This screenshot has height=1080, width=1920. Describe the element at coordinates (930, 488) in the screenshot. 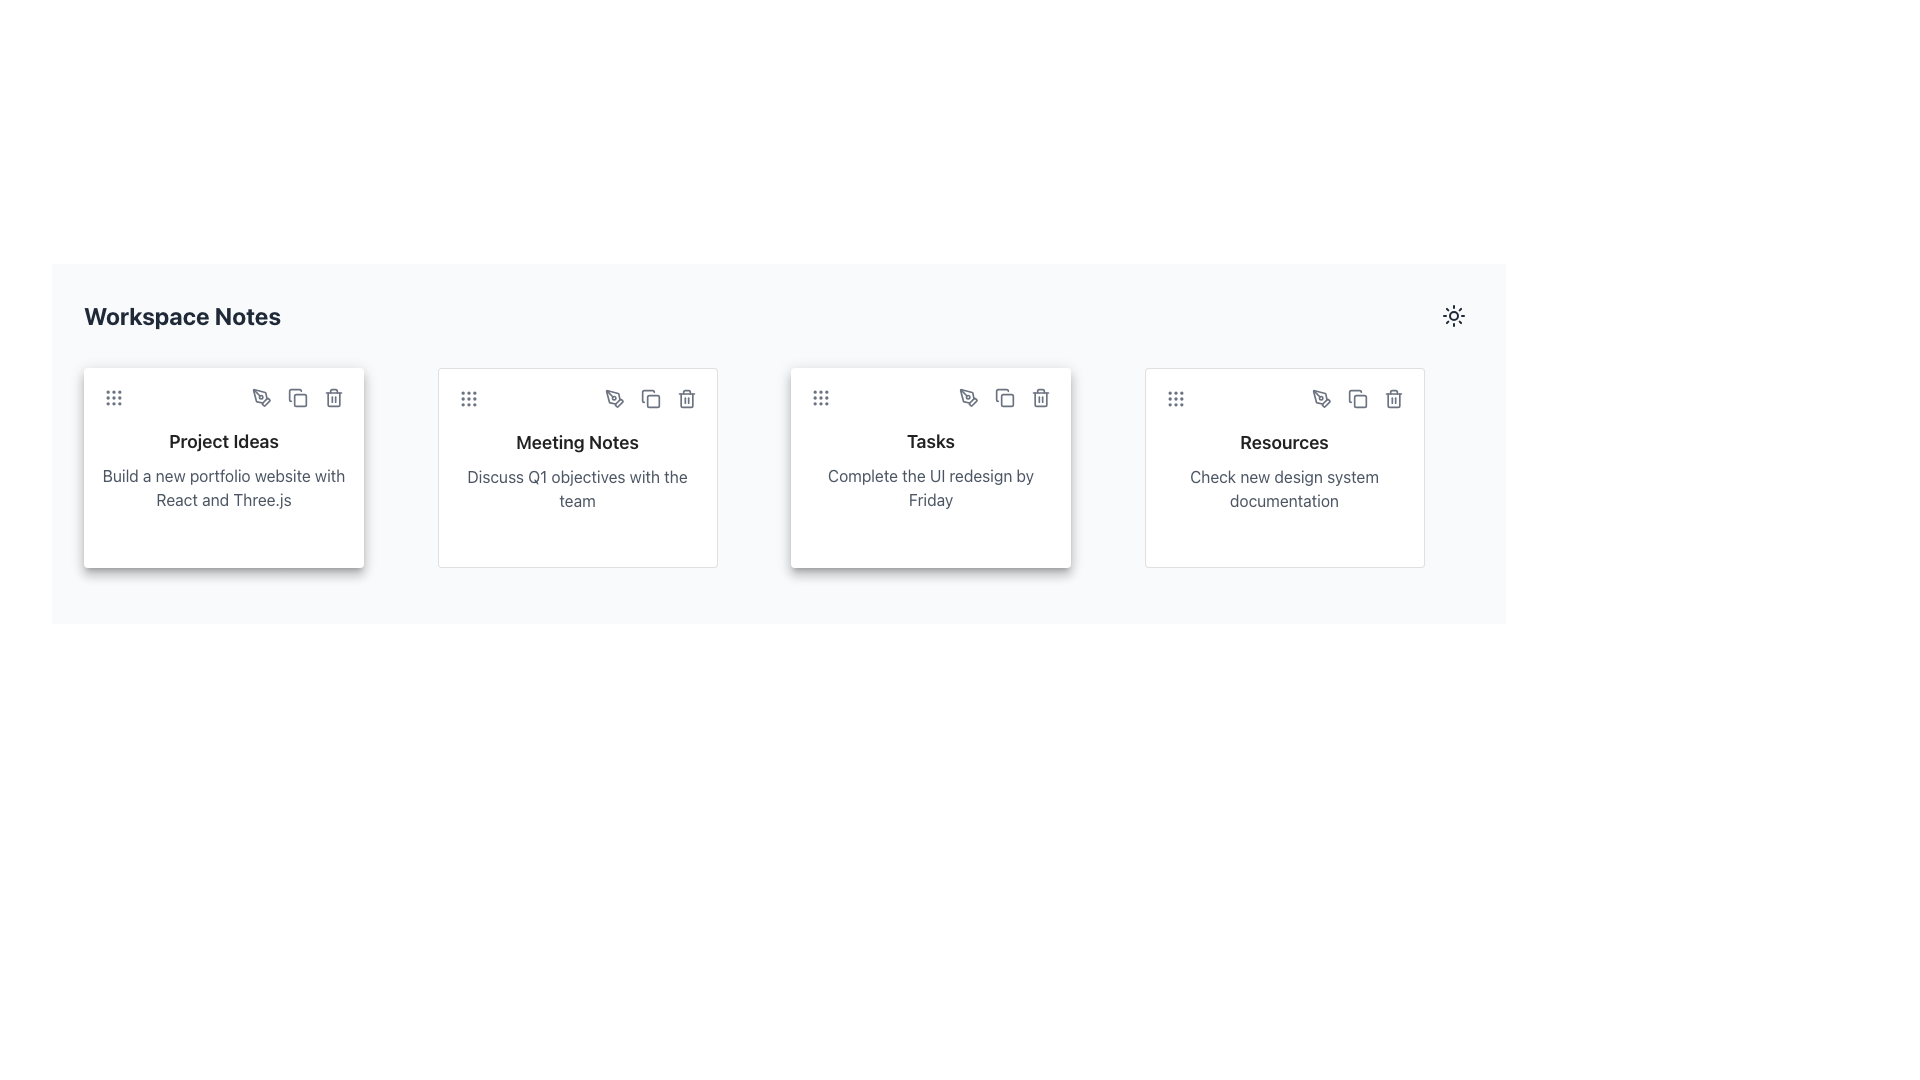

I see `the text block displaying the task description located inside the 'Tasks' card, which is the third card from the left in a row of four cards` at that location.